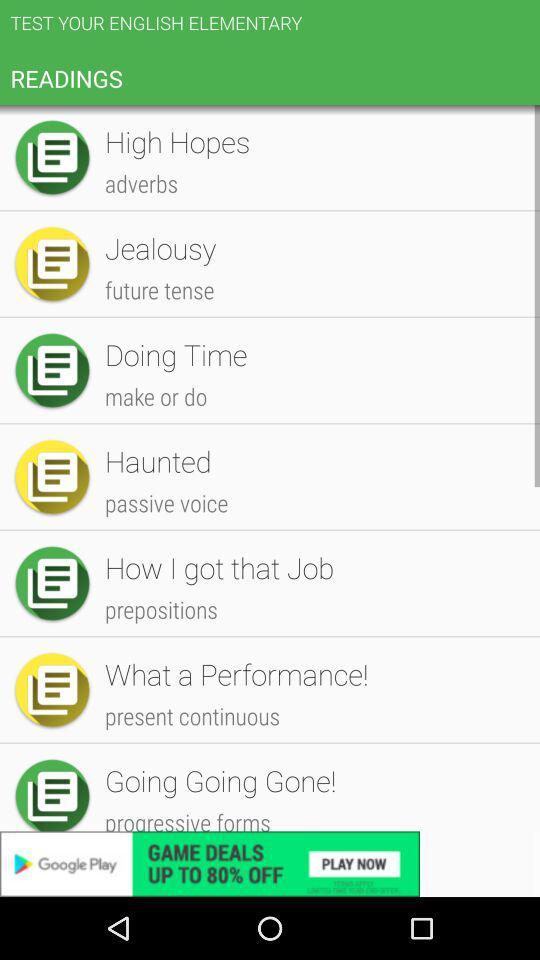 Image resolution: width=540 pixels, height=960 pixels. I want to click on icon below the millionaire, so click(312, 624).